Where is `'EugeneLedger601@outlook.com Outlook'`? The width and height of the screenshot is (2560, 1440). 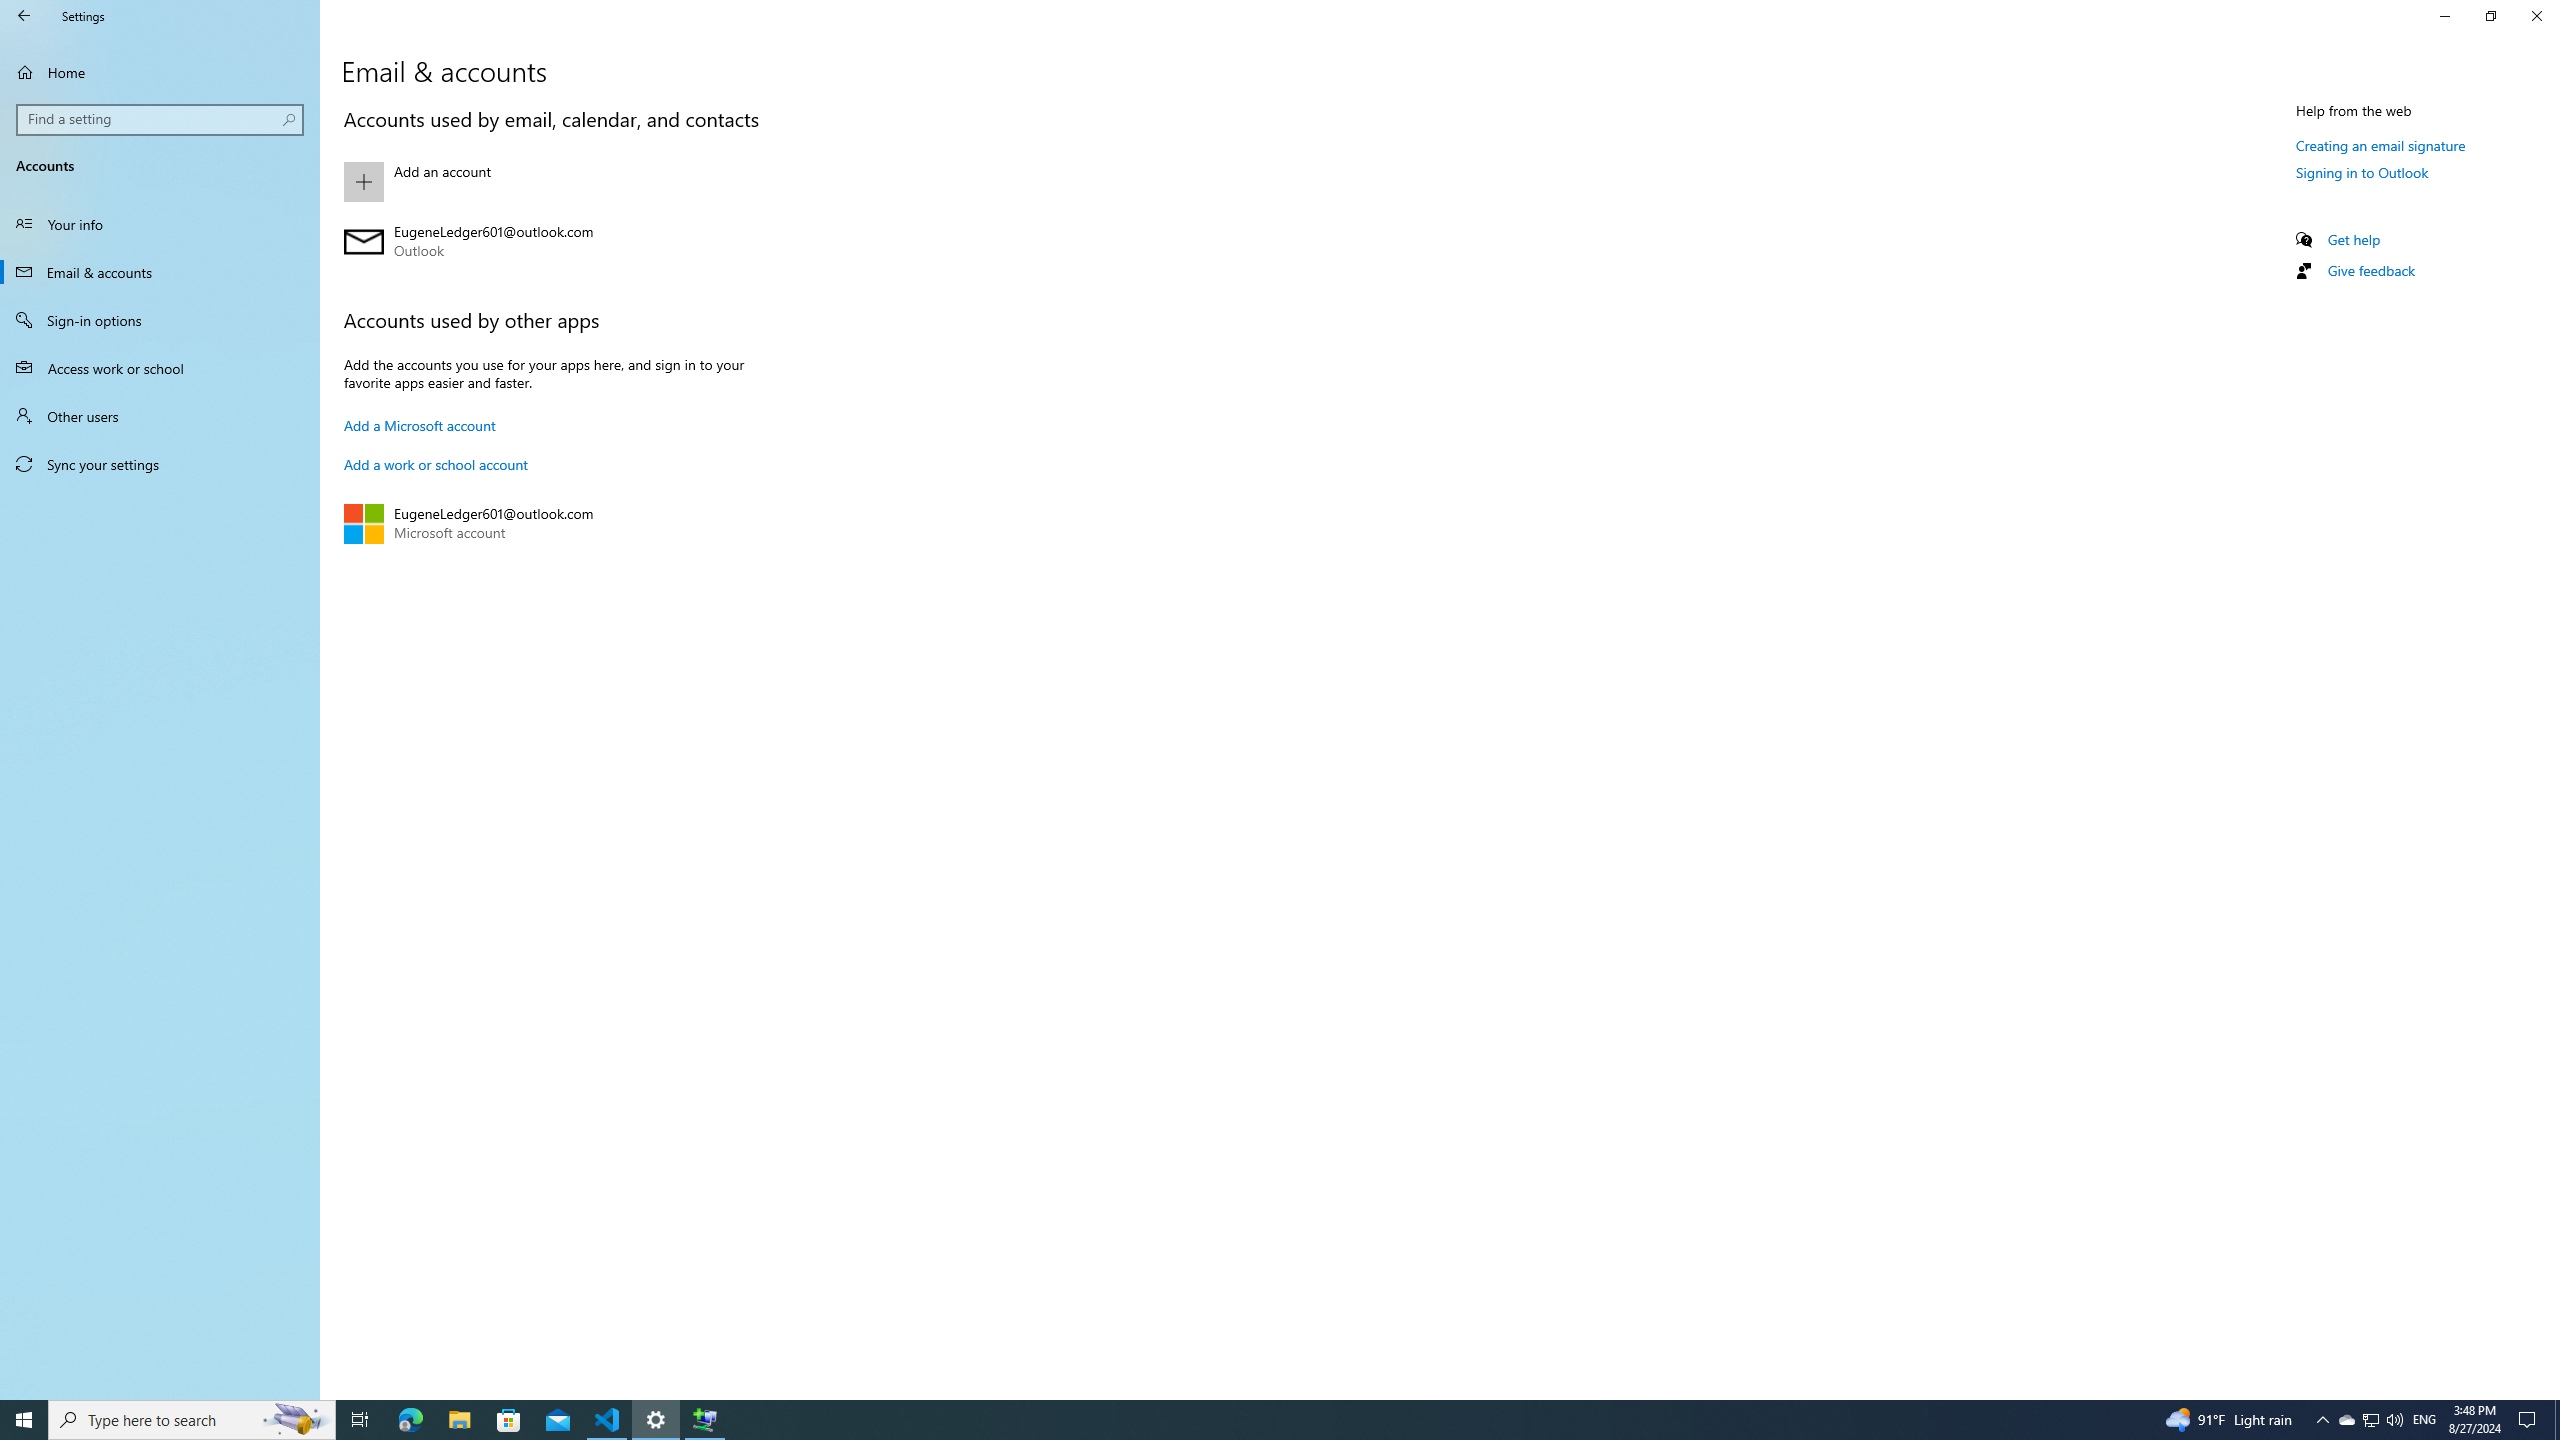 'EugeneLedger601@outlook.com Outlook' is located at coordinates (560, 241).